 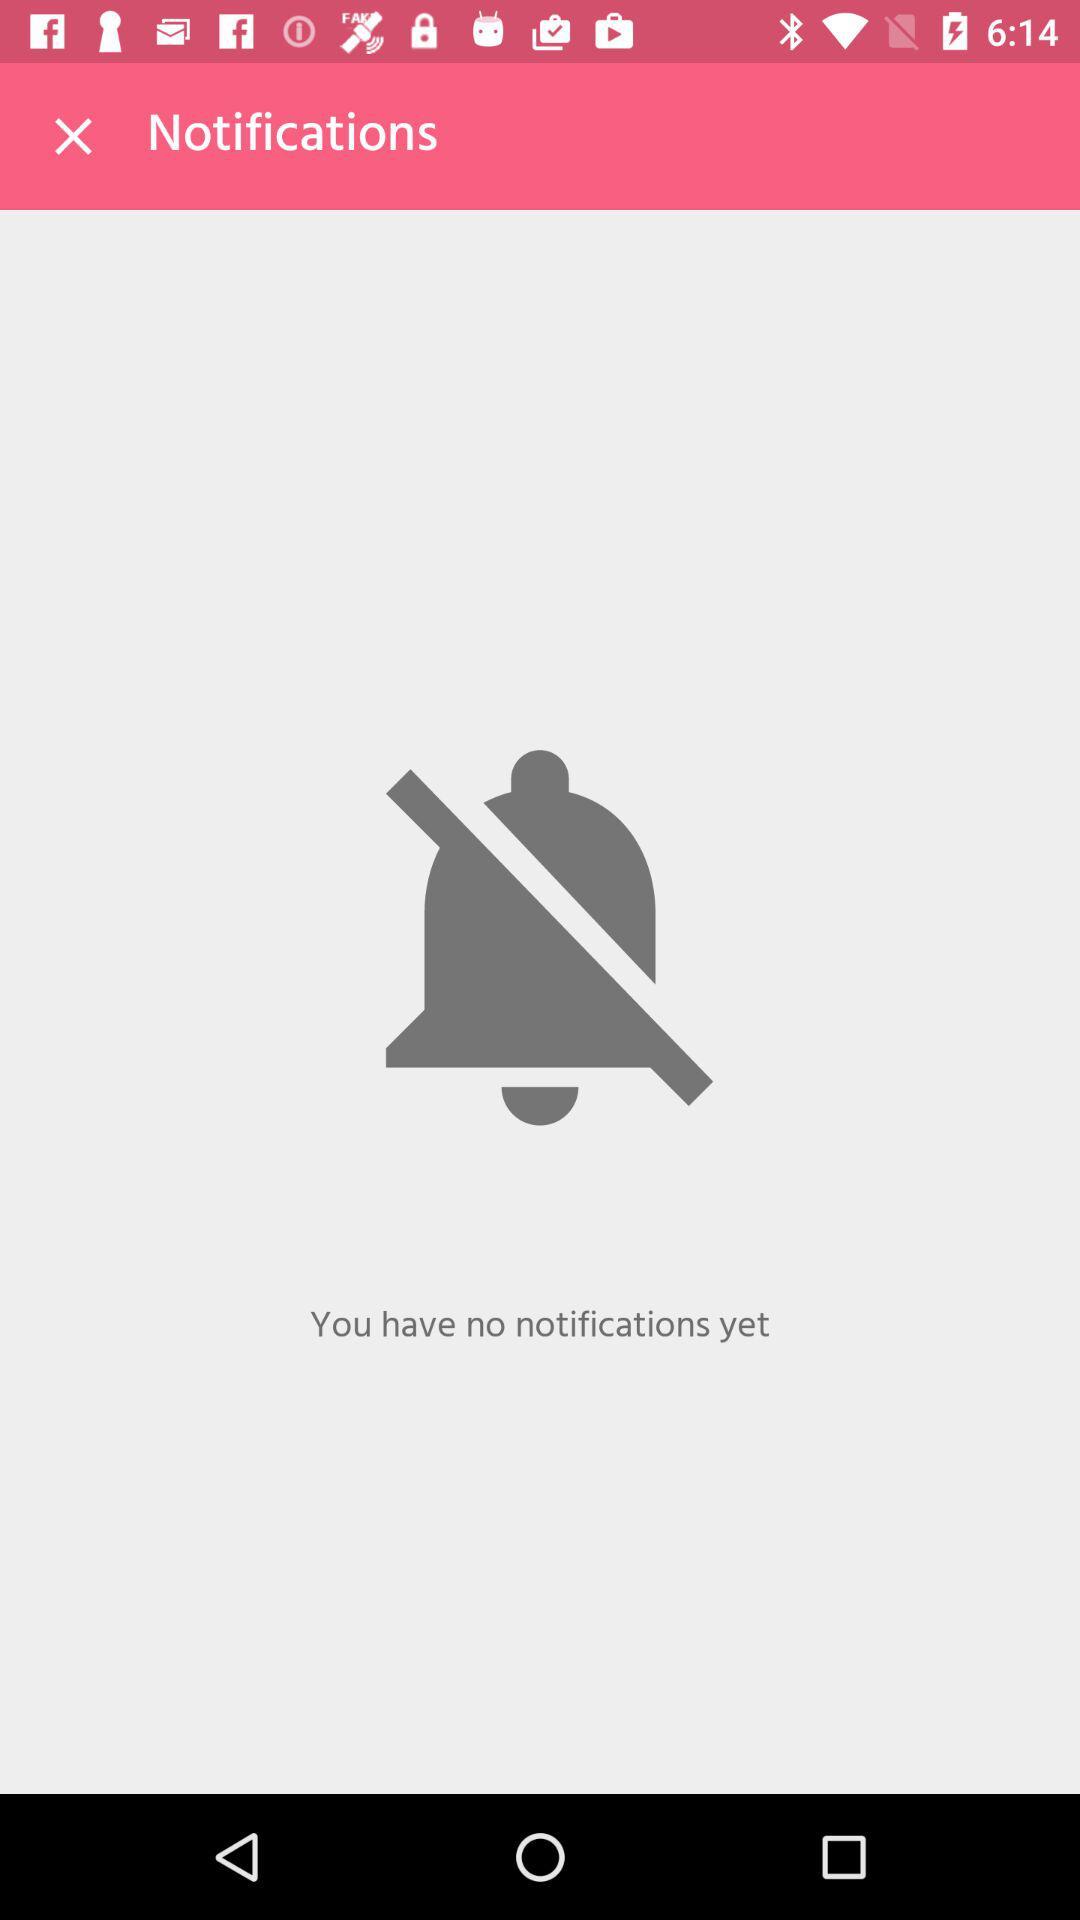 I want to click on the icon to the left of the notifications item, so click(x=72, y=135).